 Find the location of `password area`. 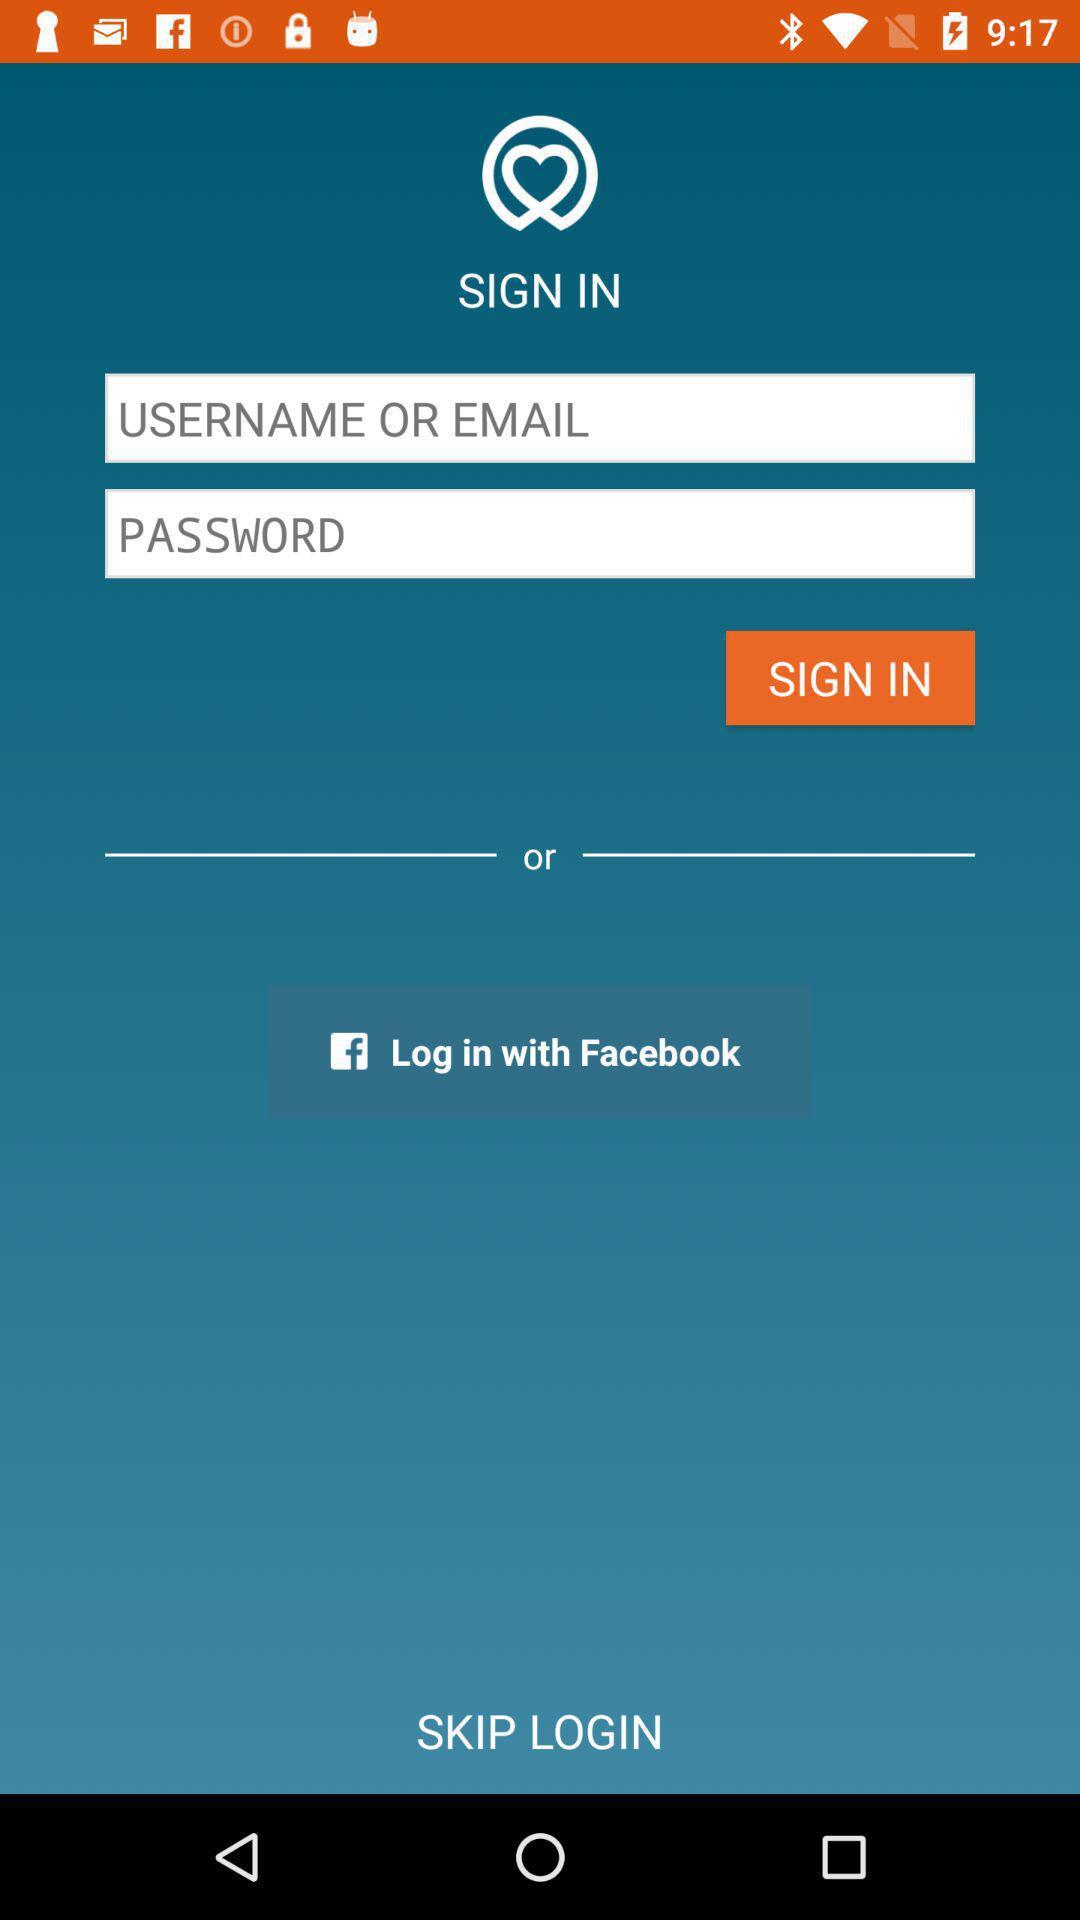

password area is located at coordinates (540, 533).